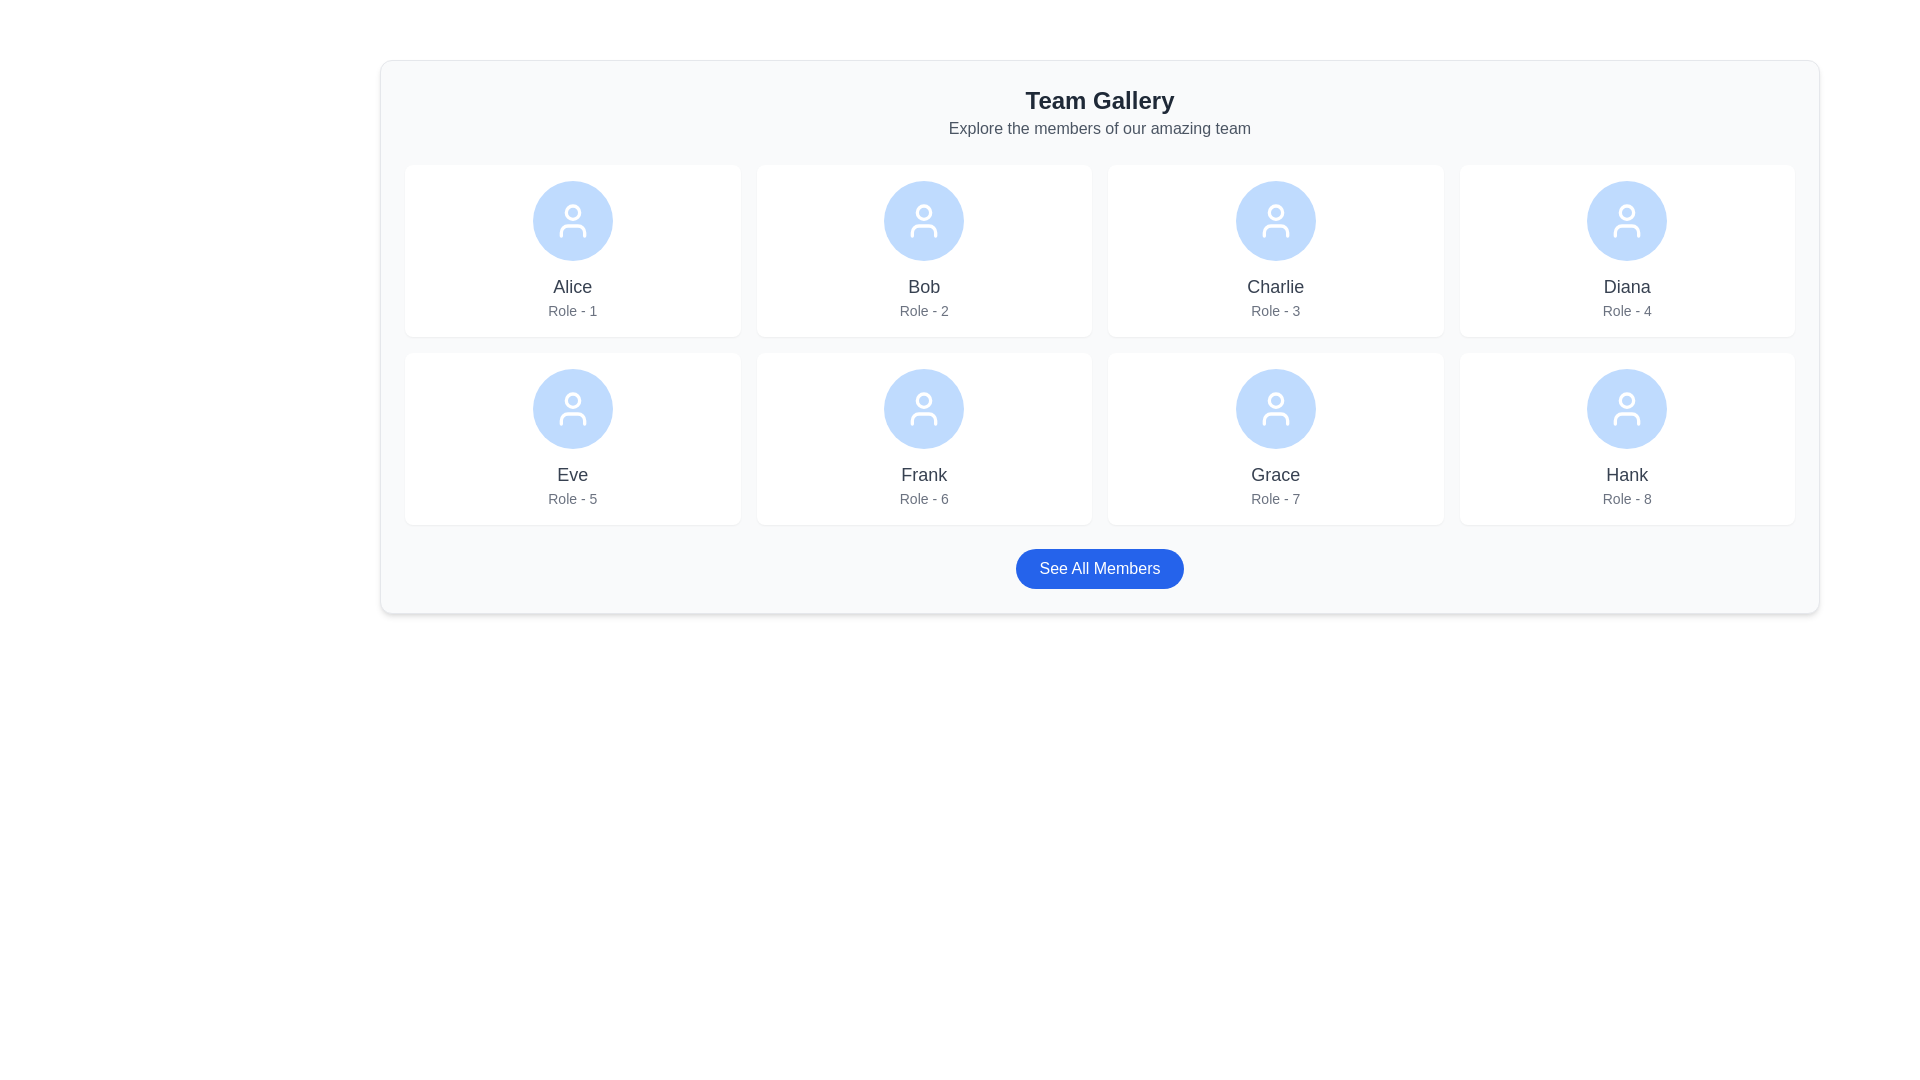 This screenshot has width=1920, height=1080. I want to click on the circular icon with a blue background and white user silhouette, located in the second row of a 4x2 grid layout, above the text 'Frank Role - 6', so click(923, 407).